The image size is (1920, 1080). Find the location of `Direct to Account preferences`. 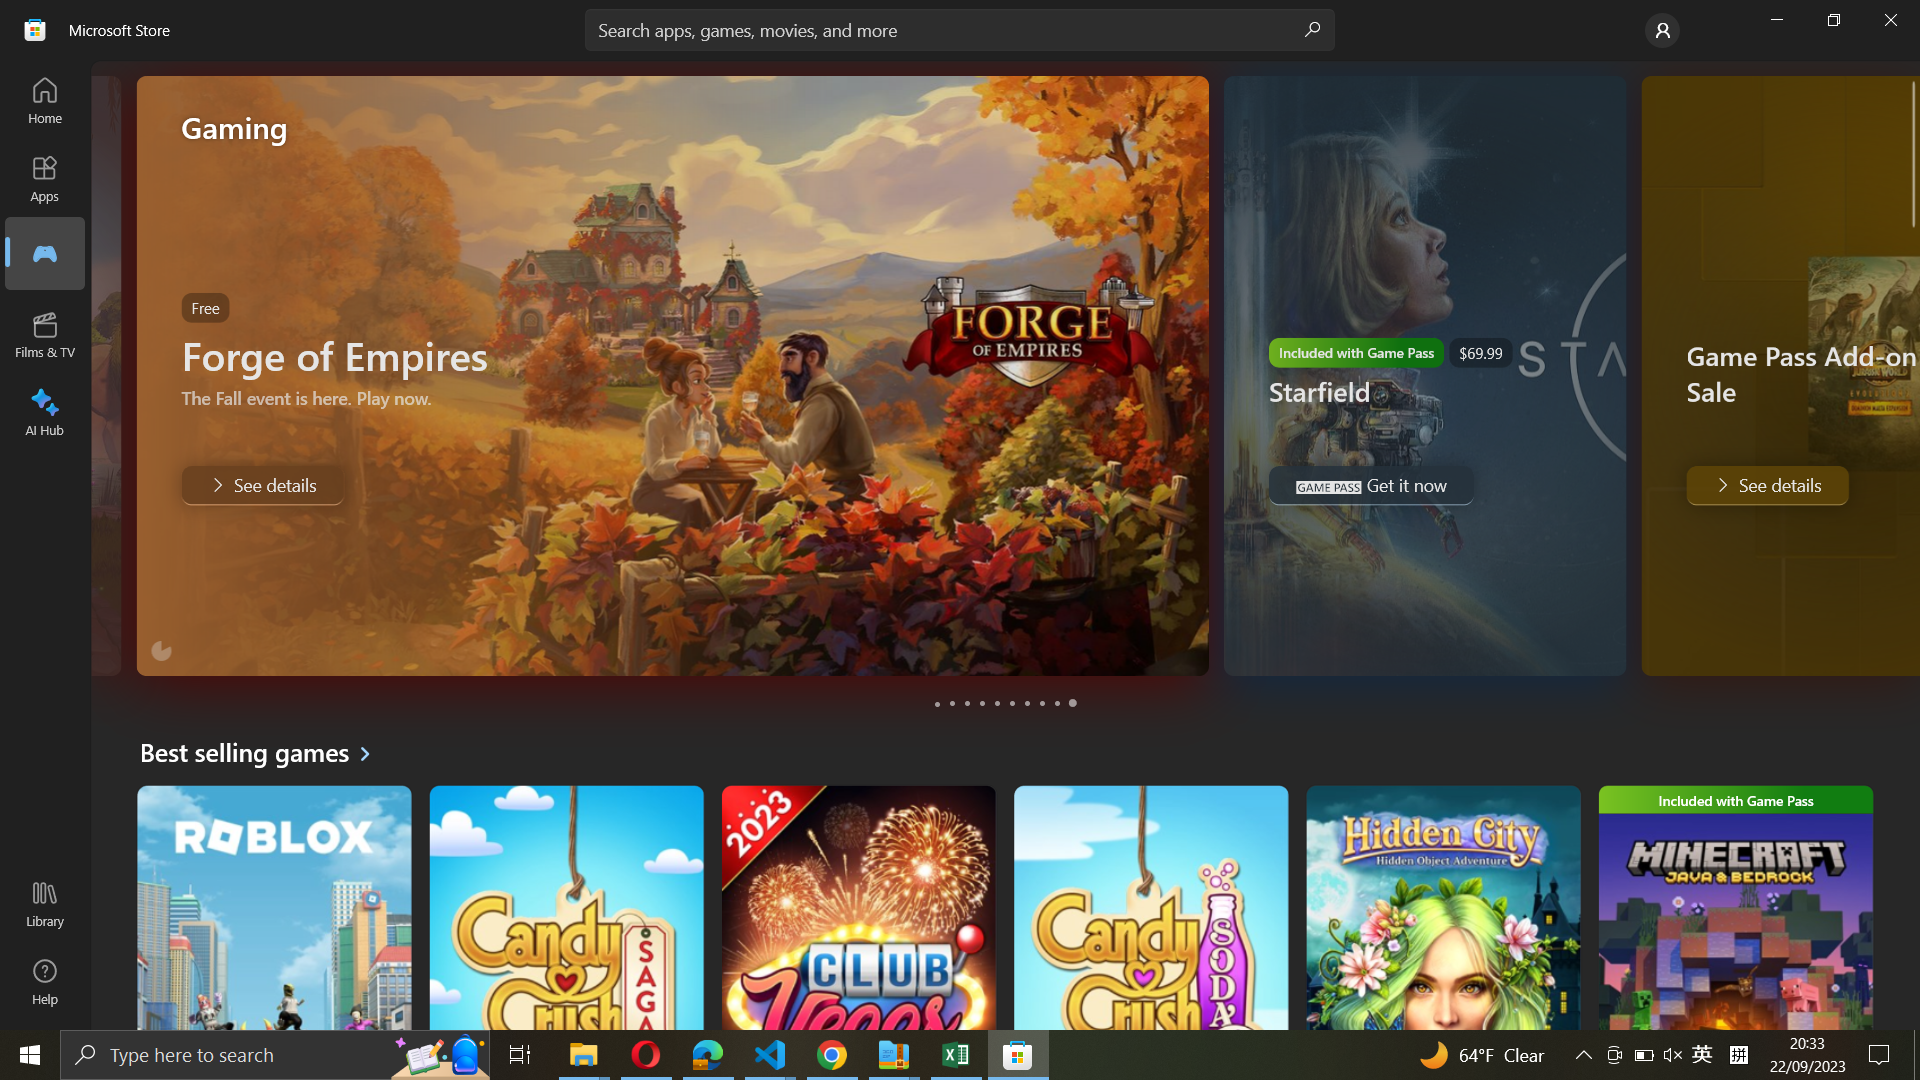

Direct to Account preferences is located at coordinates (1660, 30).